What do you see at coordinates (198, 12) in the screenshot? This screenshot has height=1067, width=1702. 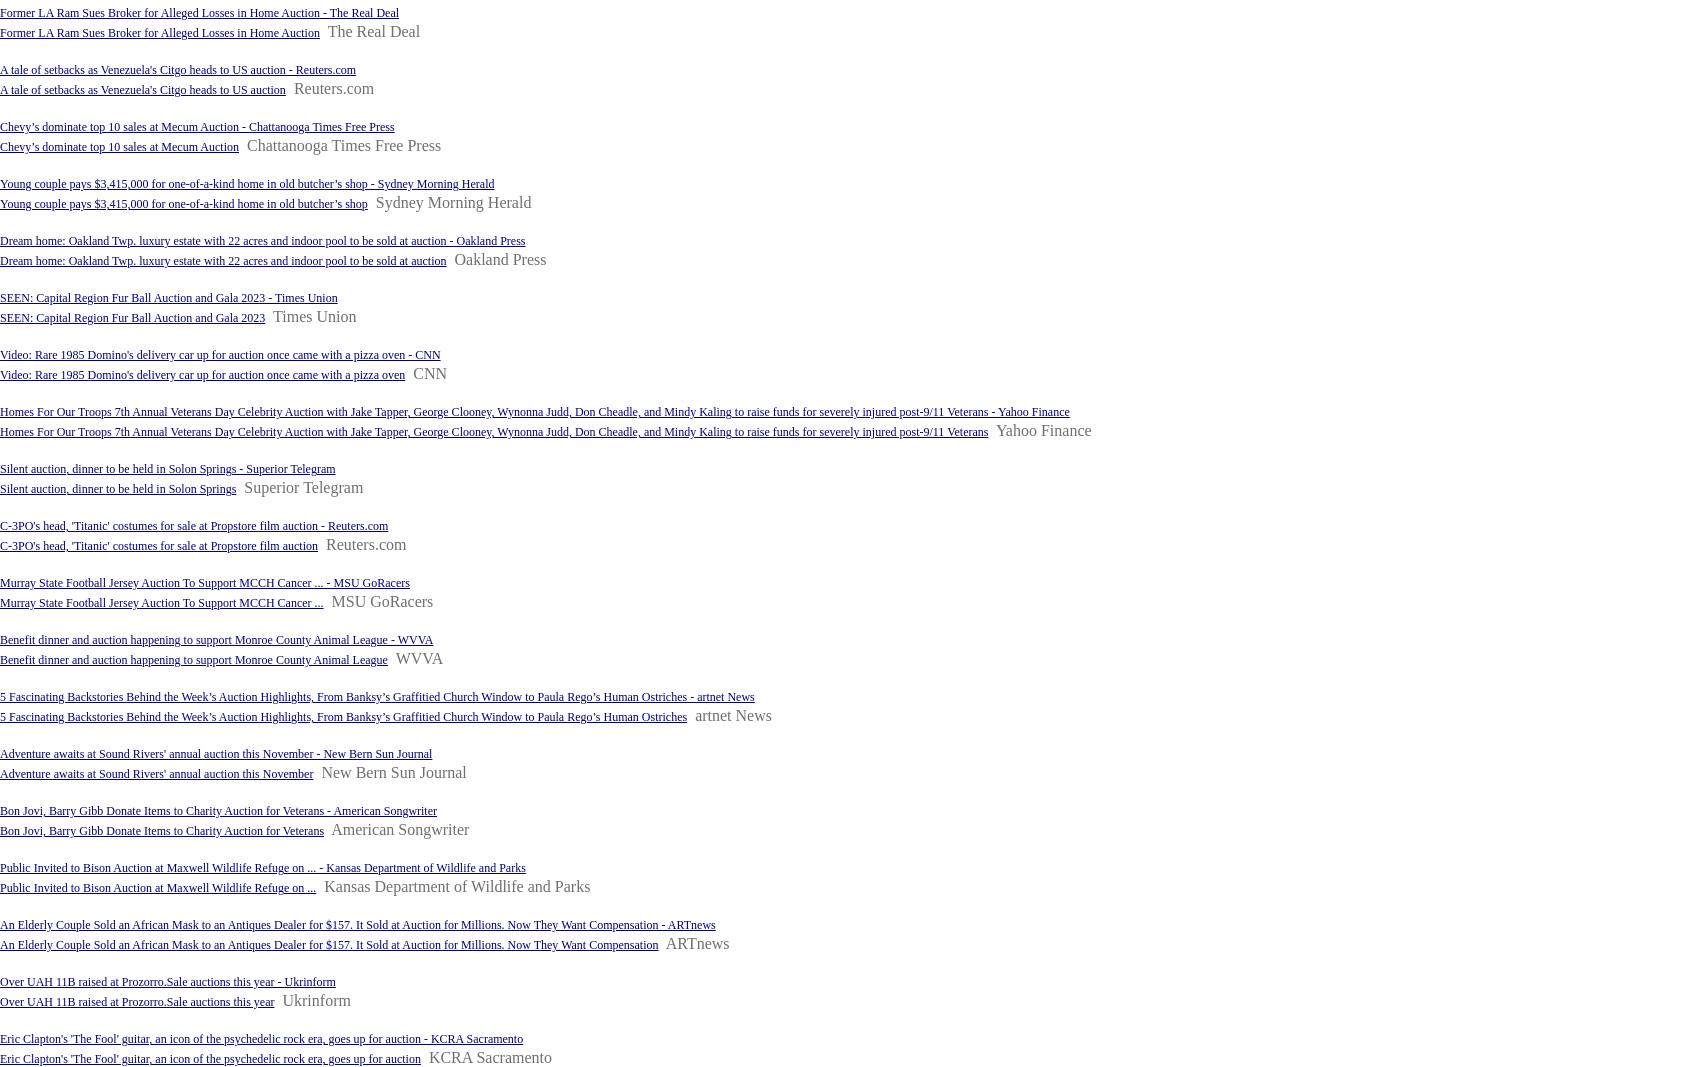 I see `'Former LA Ram Sues Broker for Alleged Losses in Home Auction - The Real Deal'` at bounding box center [198, 12].